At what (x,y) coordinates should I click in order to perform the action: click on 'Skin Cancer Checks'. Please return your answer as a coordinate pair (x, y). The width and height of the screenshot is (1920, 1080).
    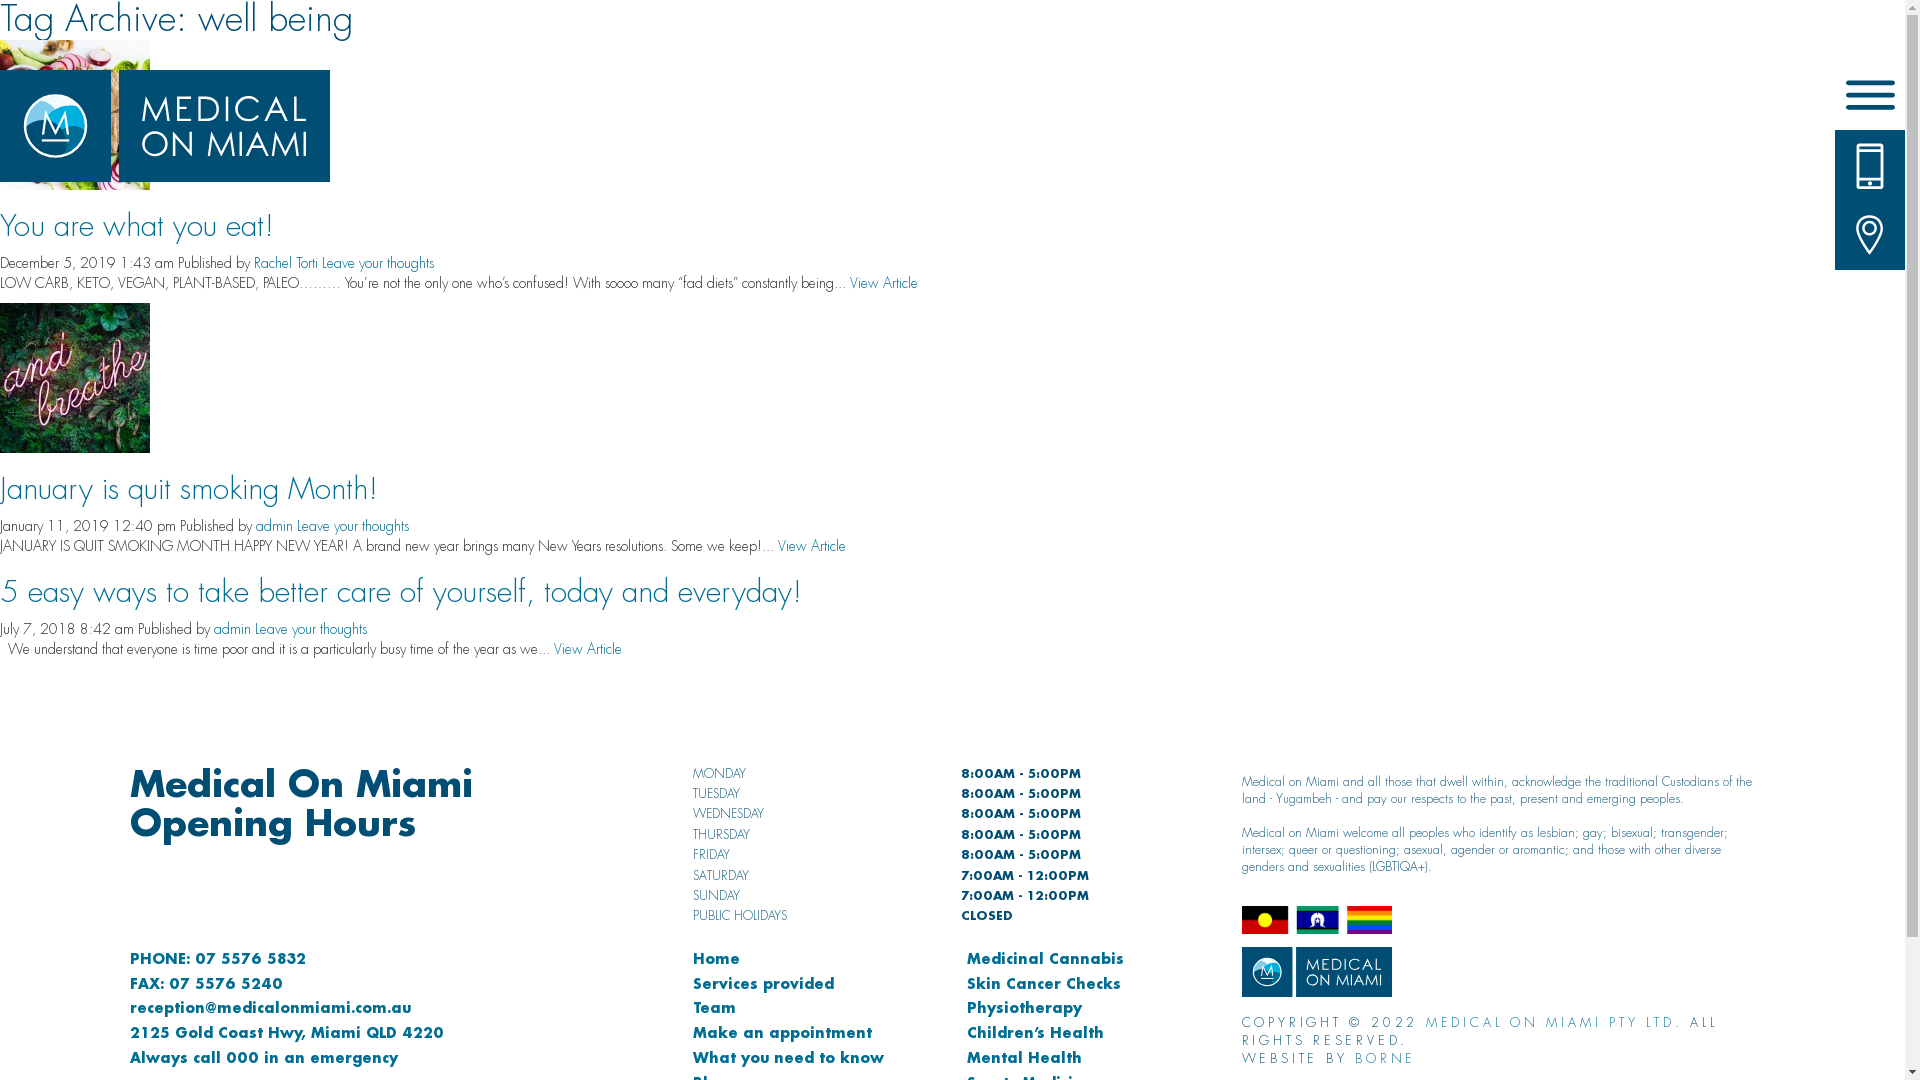
    Looking at the image, I should click on (1042, 982).